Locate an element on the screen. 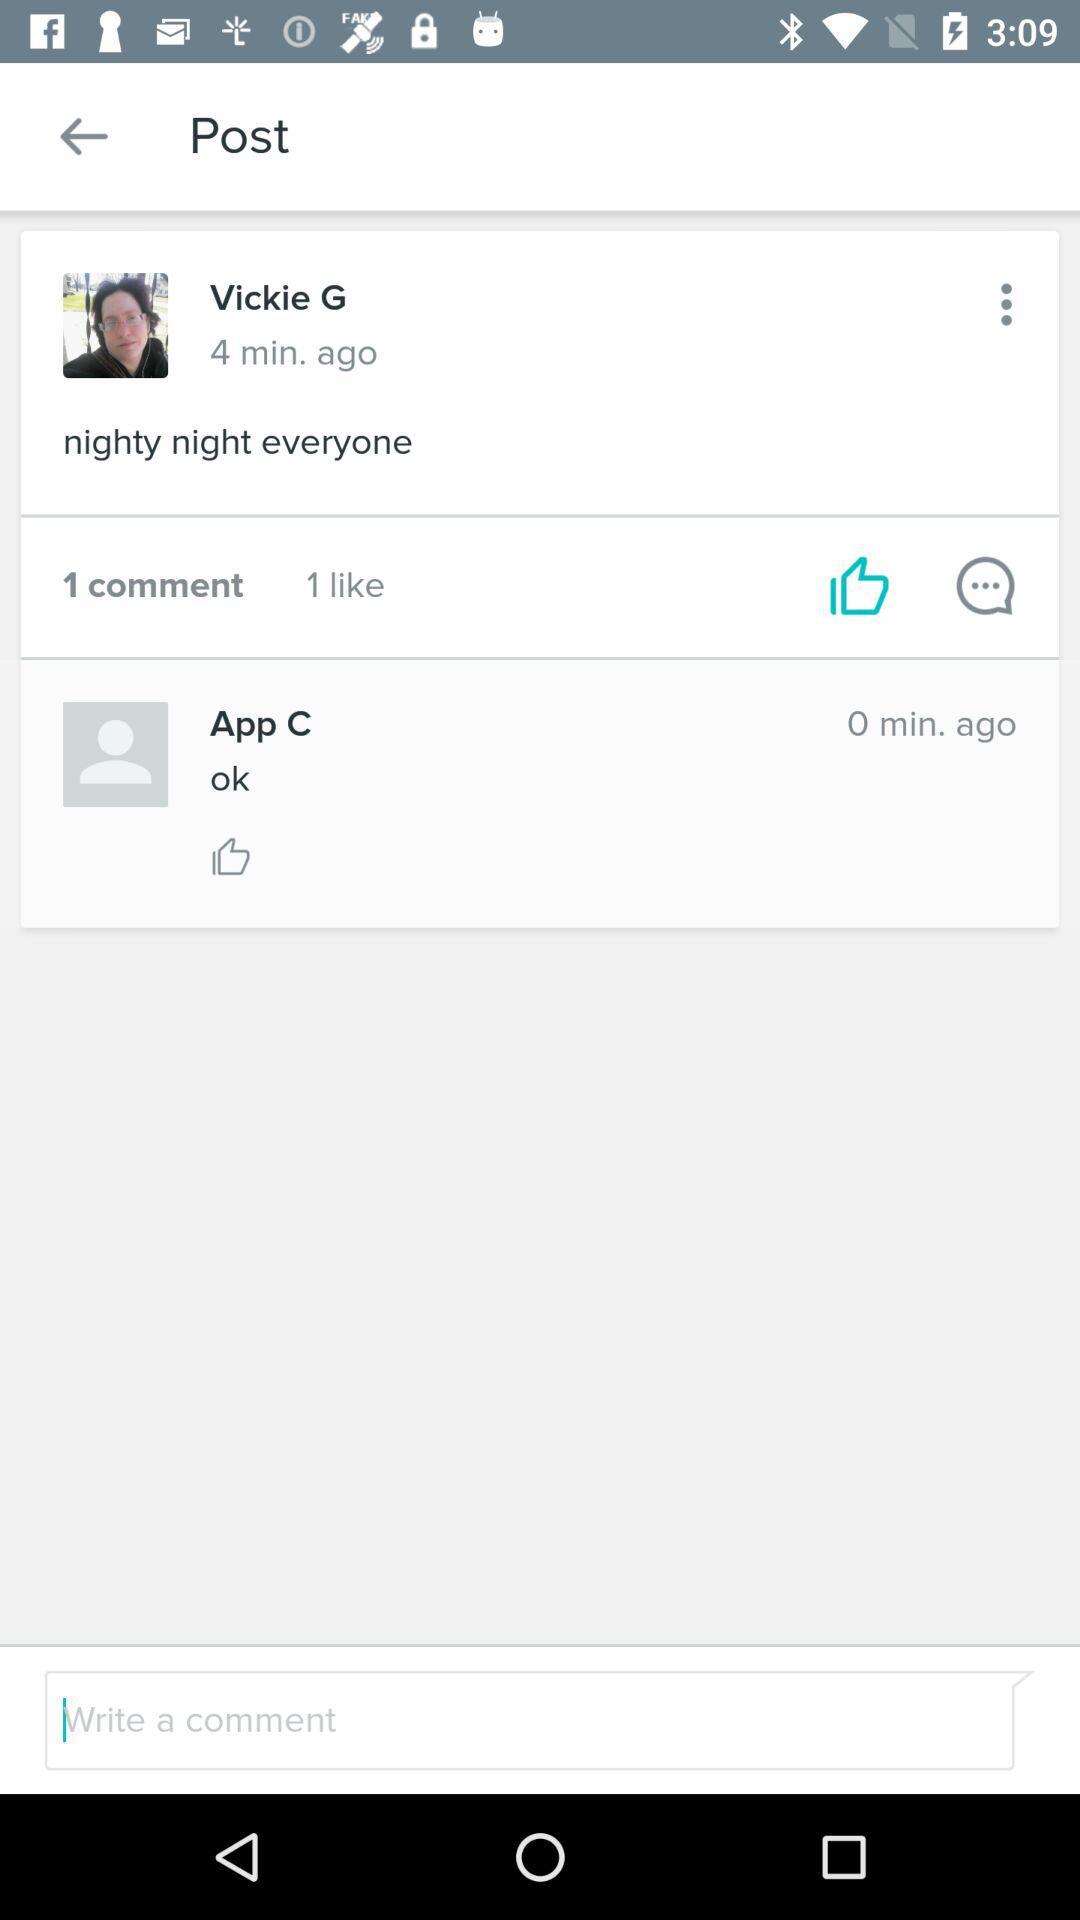 The image size is (1080, 1920). like post is located at coordinates (230, 856).